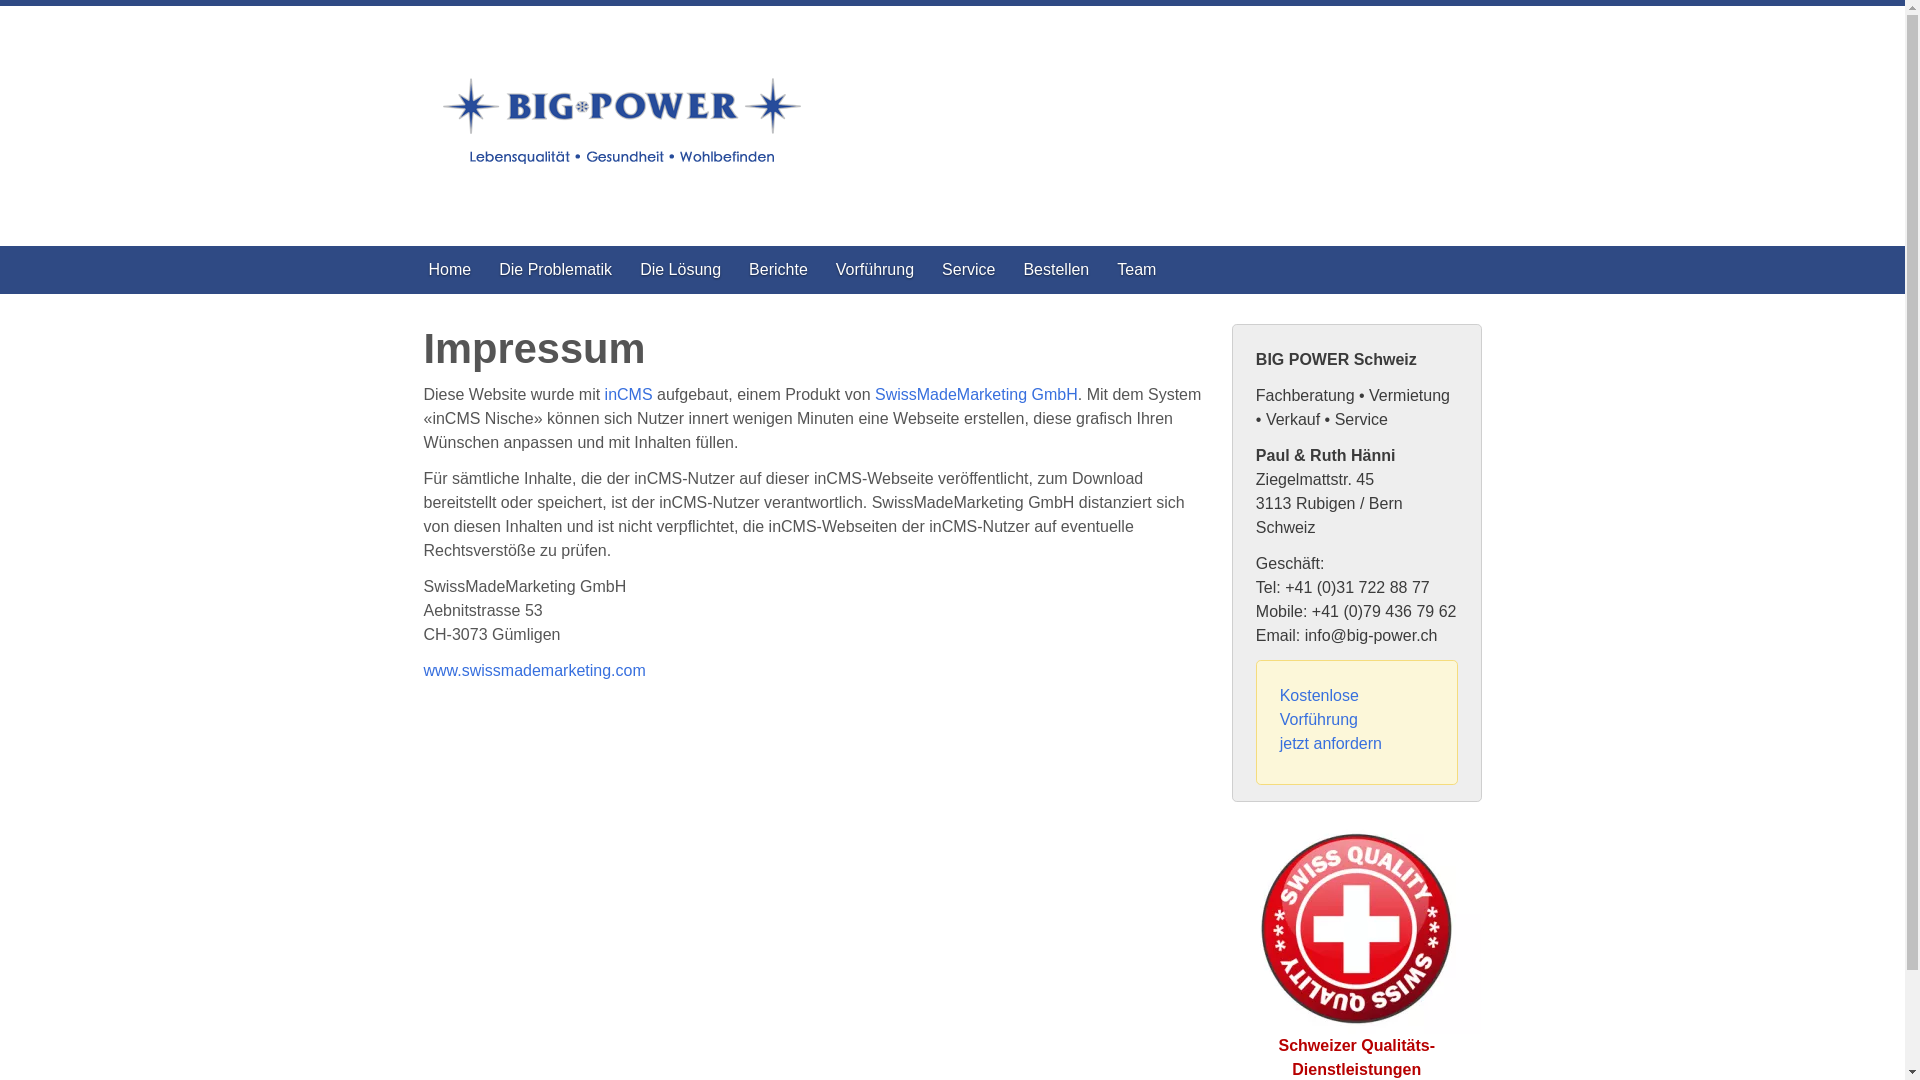  I want to click on 'www.swissmademarketing.com', so click(422, 670).